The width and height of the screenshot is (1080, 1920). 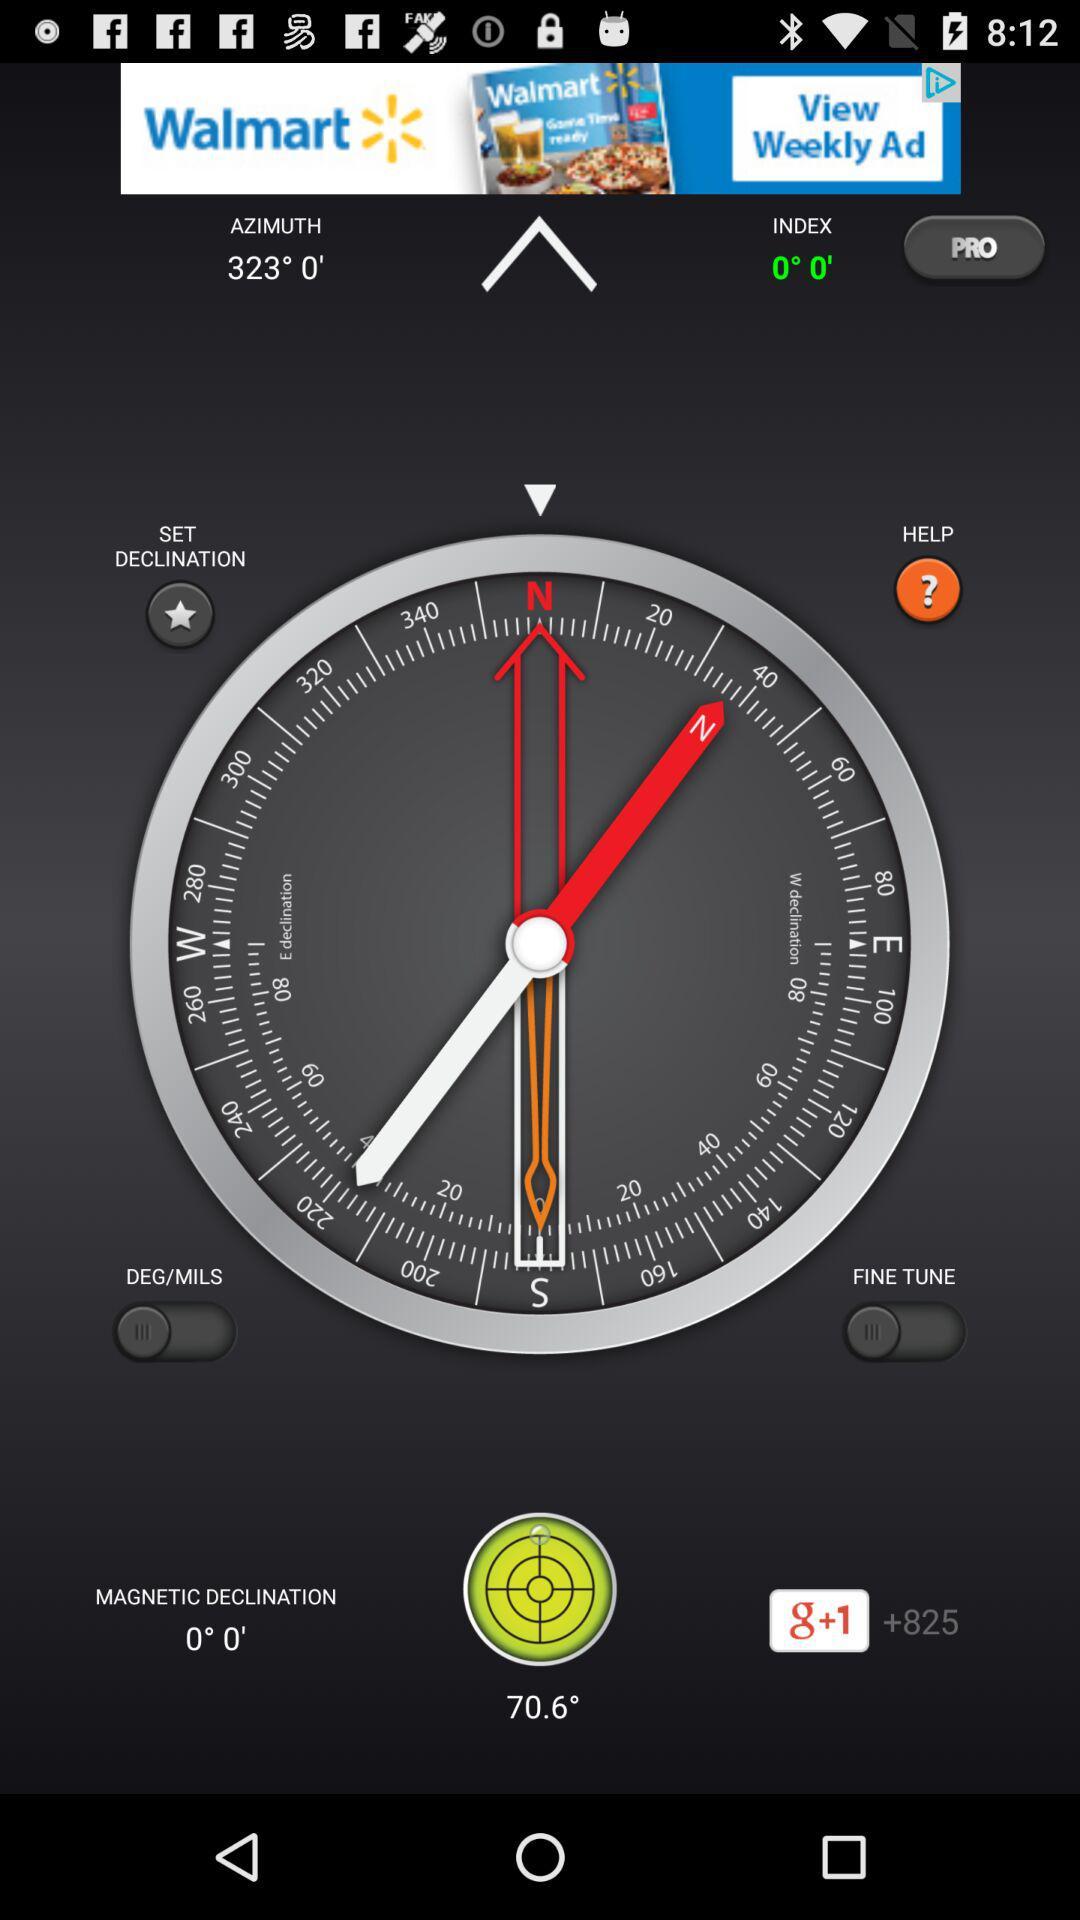 What do you see at coordinates (540, 127) in the screenshot?
I see `advertisement` at bounding box center [540, 127].